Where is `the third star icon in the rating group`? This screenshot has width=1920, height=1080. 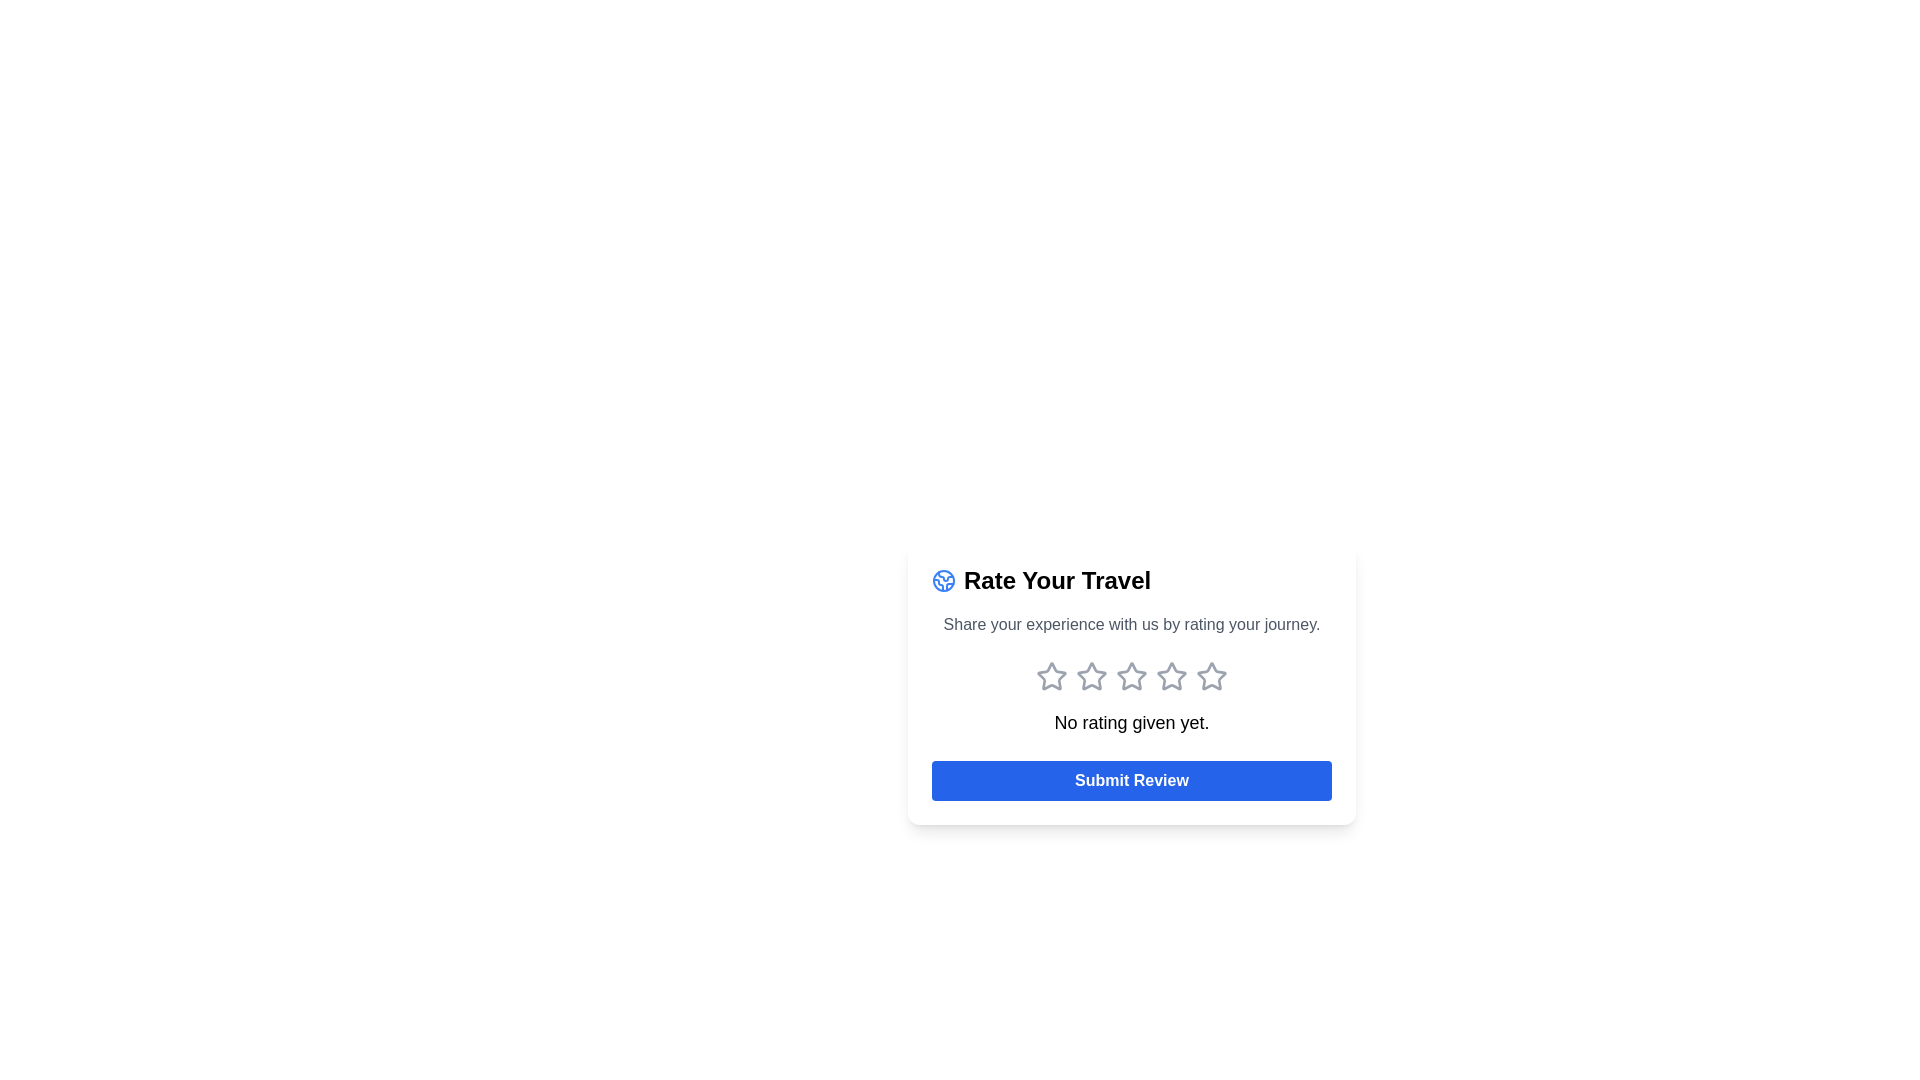
the third star icon in the rating group is located at coordinates (1132, 676).